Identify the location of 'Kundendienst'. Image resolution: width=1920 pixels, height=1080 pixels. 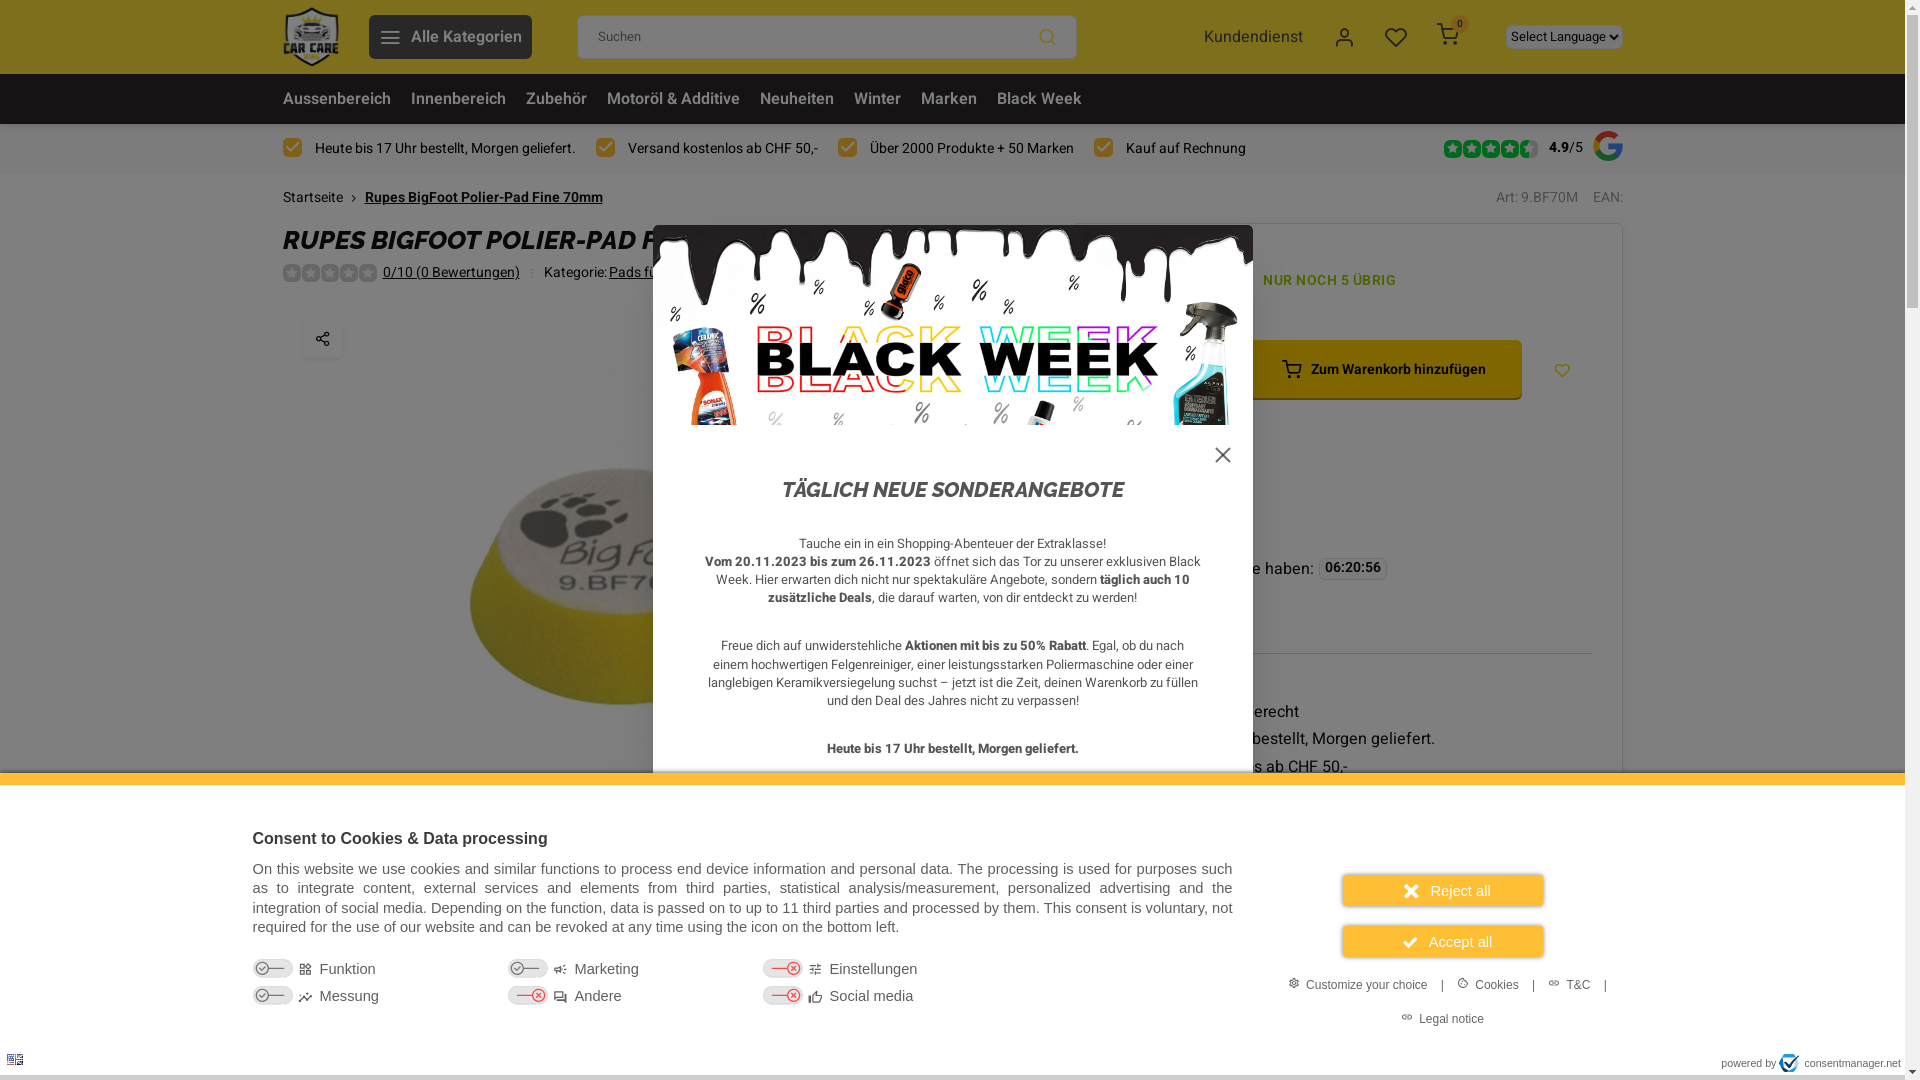
(1252, 37).